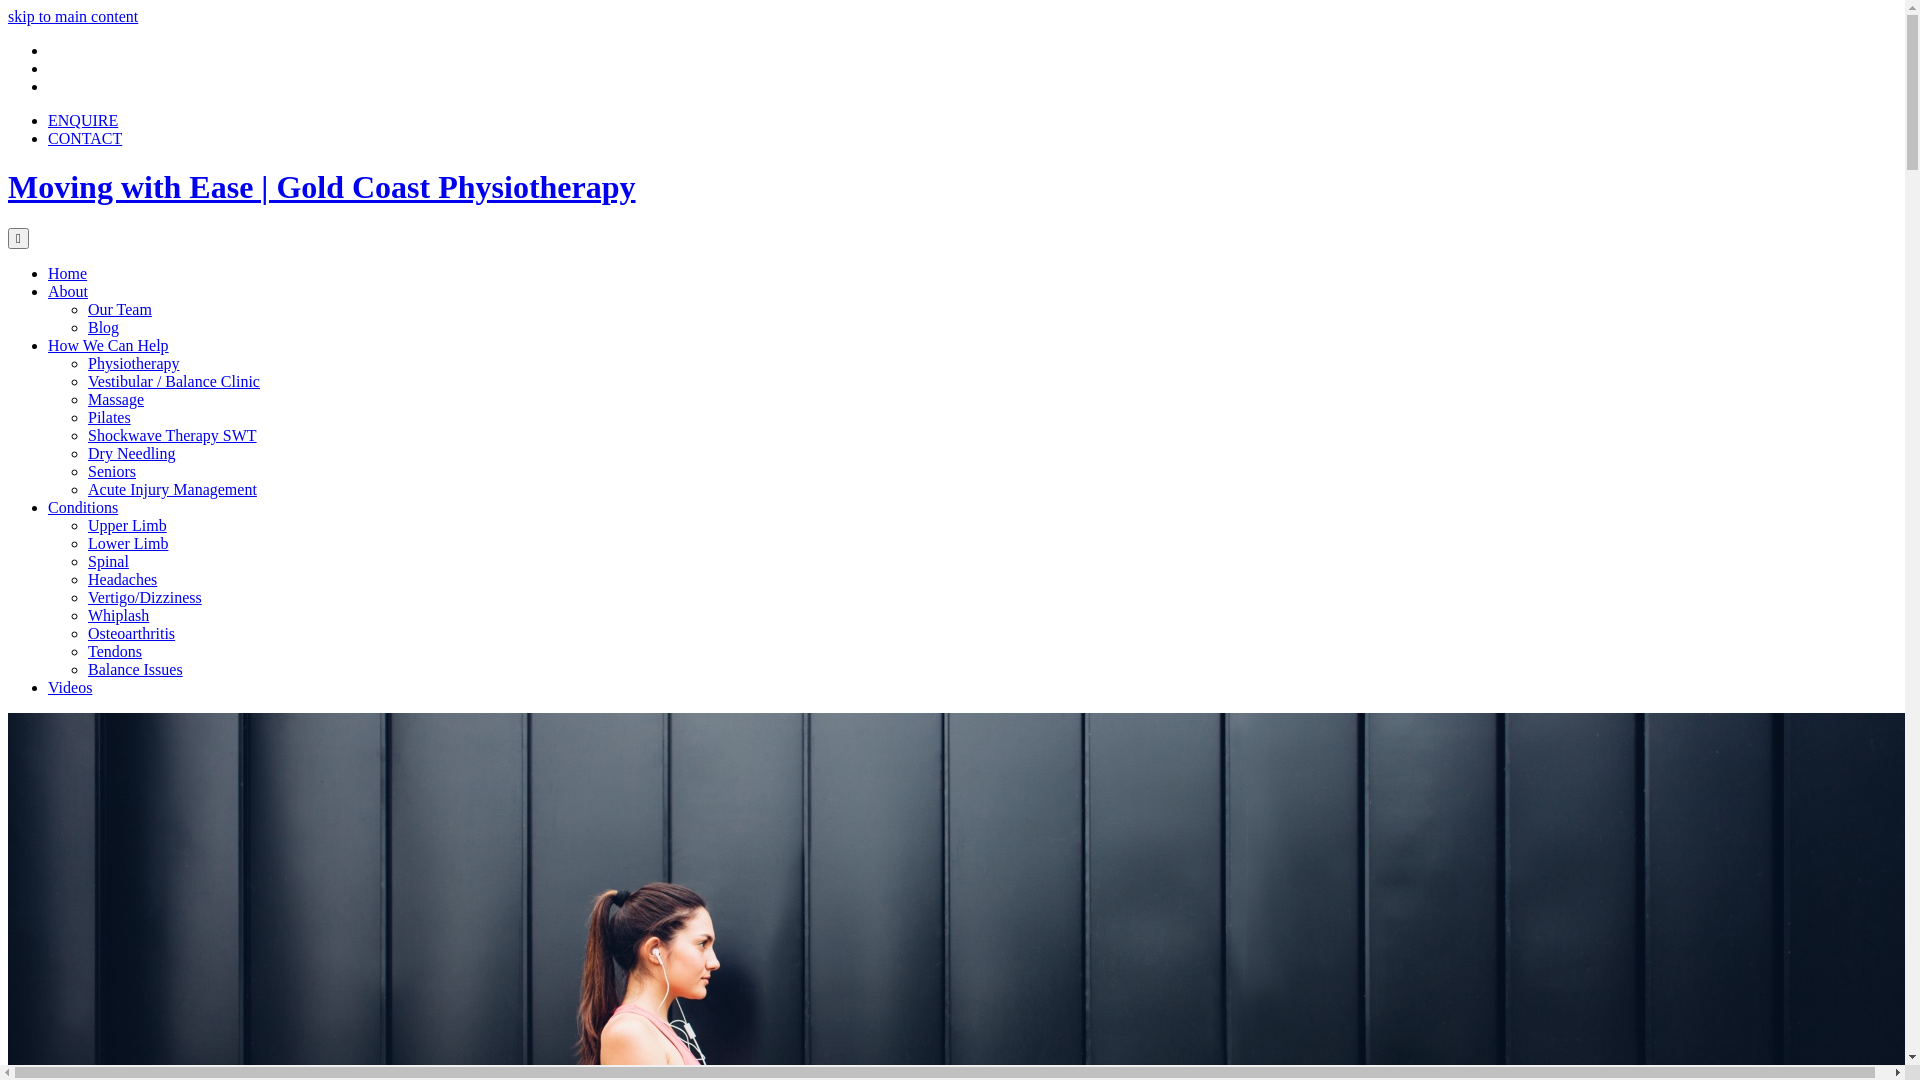 This screenshot has width=1920, height=1080. Describe the element at coordinates (107, 561) in the screenshot. I see `'Spinal'` at that location.